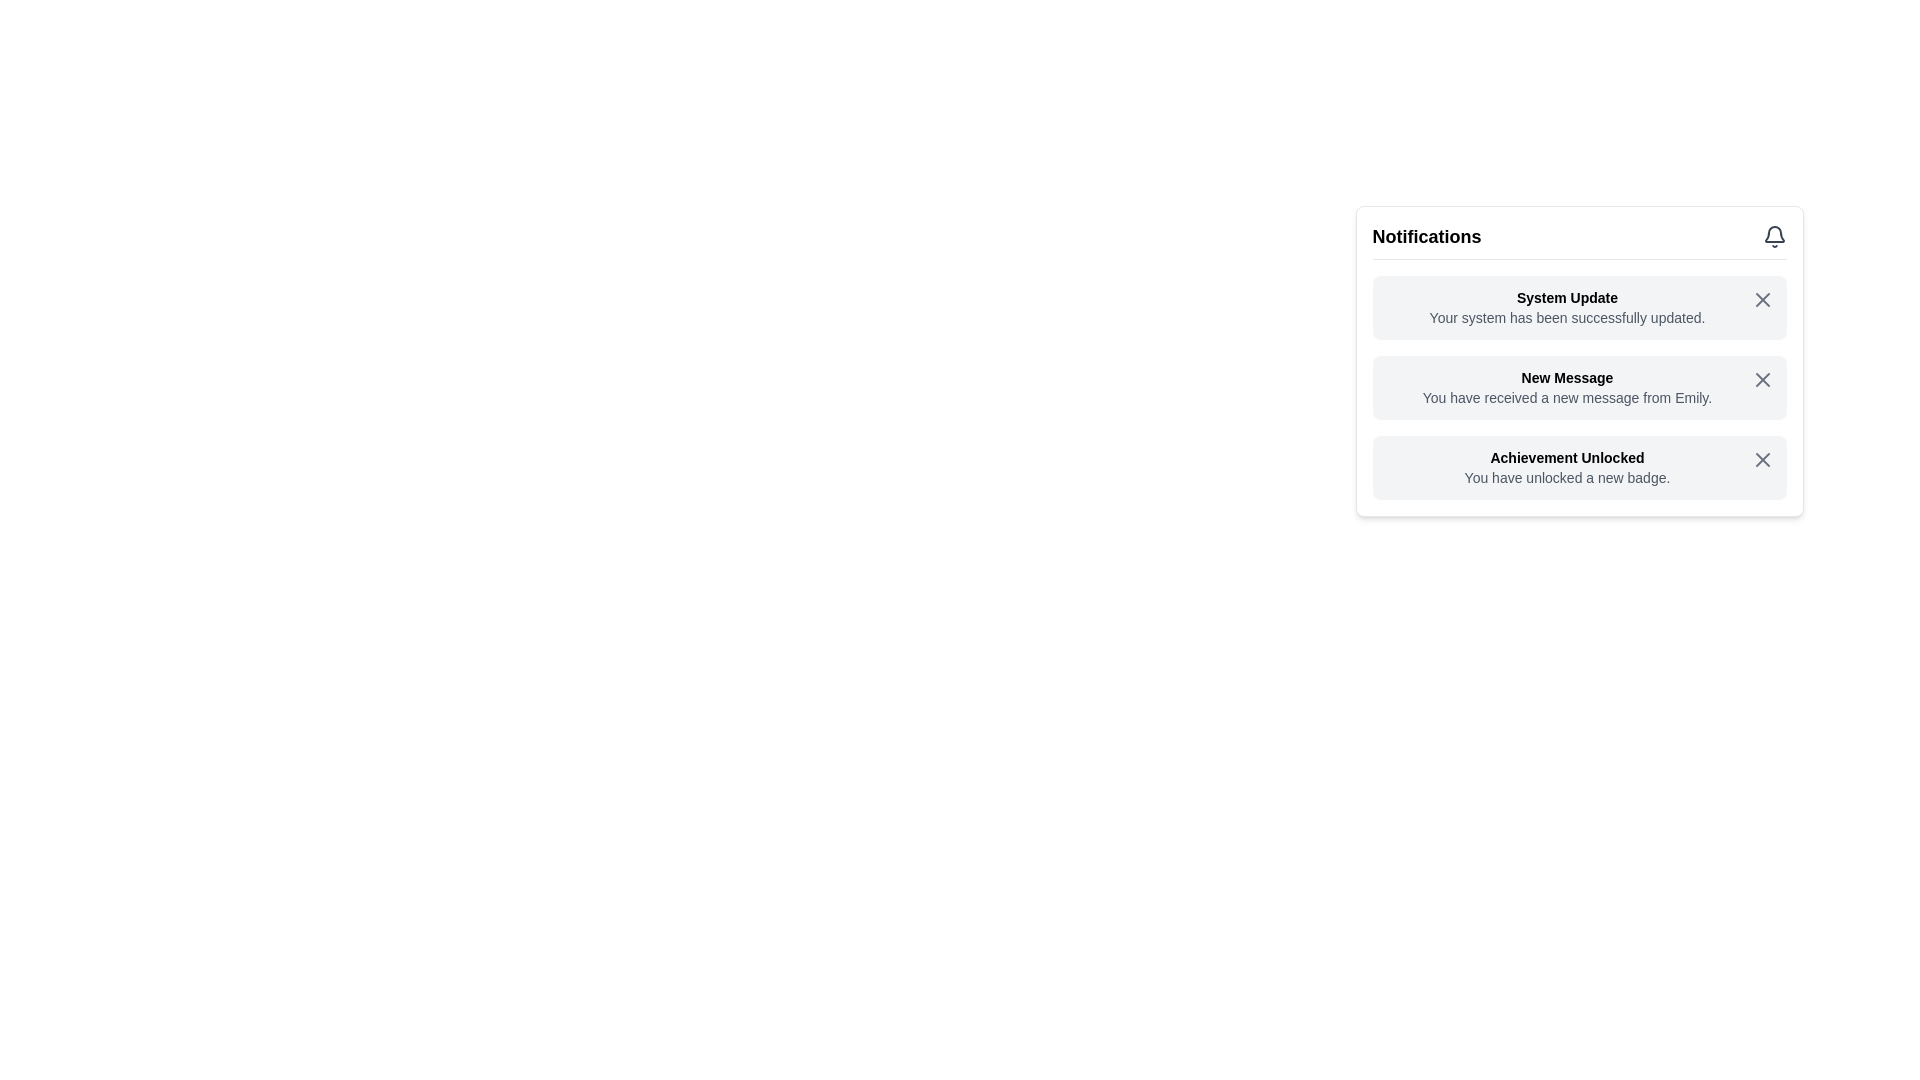 The image size is (1920, 1080). What do you see at coordinates (1762, 459) in the screenshot?
I see `the close icon button located at the far right side of the 'Achievement Unlocked' notification` at bounding box center [1762, 459].